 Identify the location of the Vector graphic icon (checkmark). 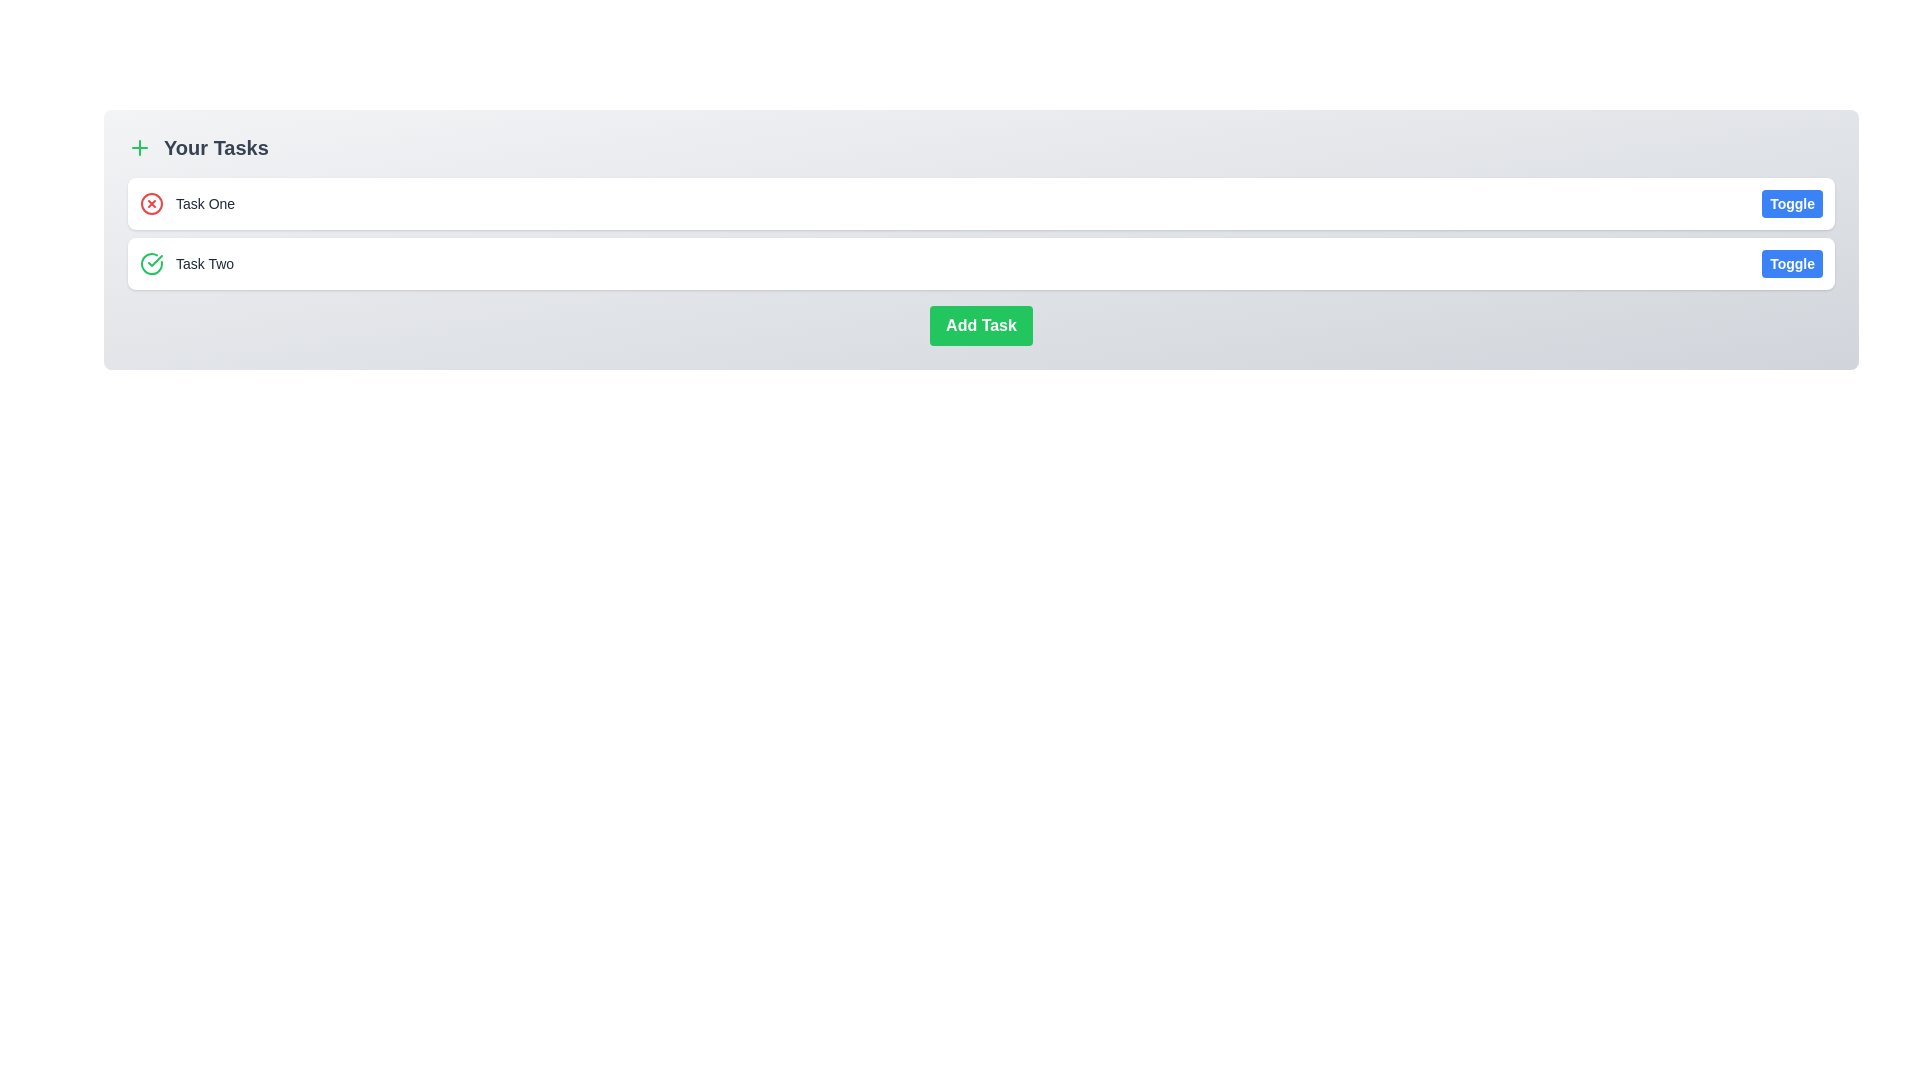
(154, 260).